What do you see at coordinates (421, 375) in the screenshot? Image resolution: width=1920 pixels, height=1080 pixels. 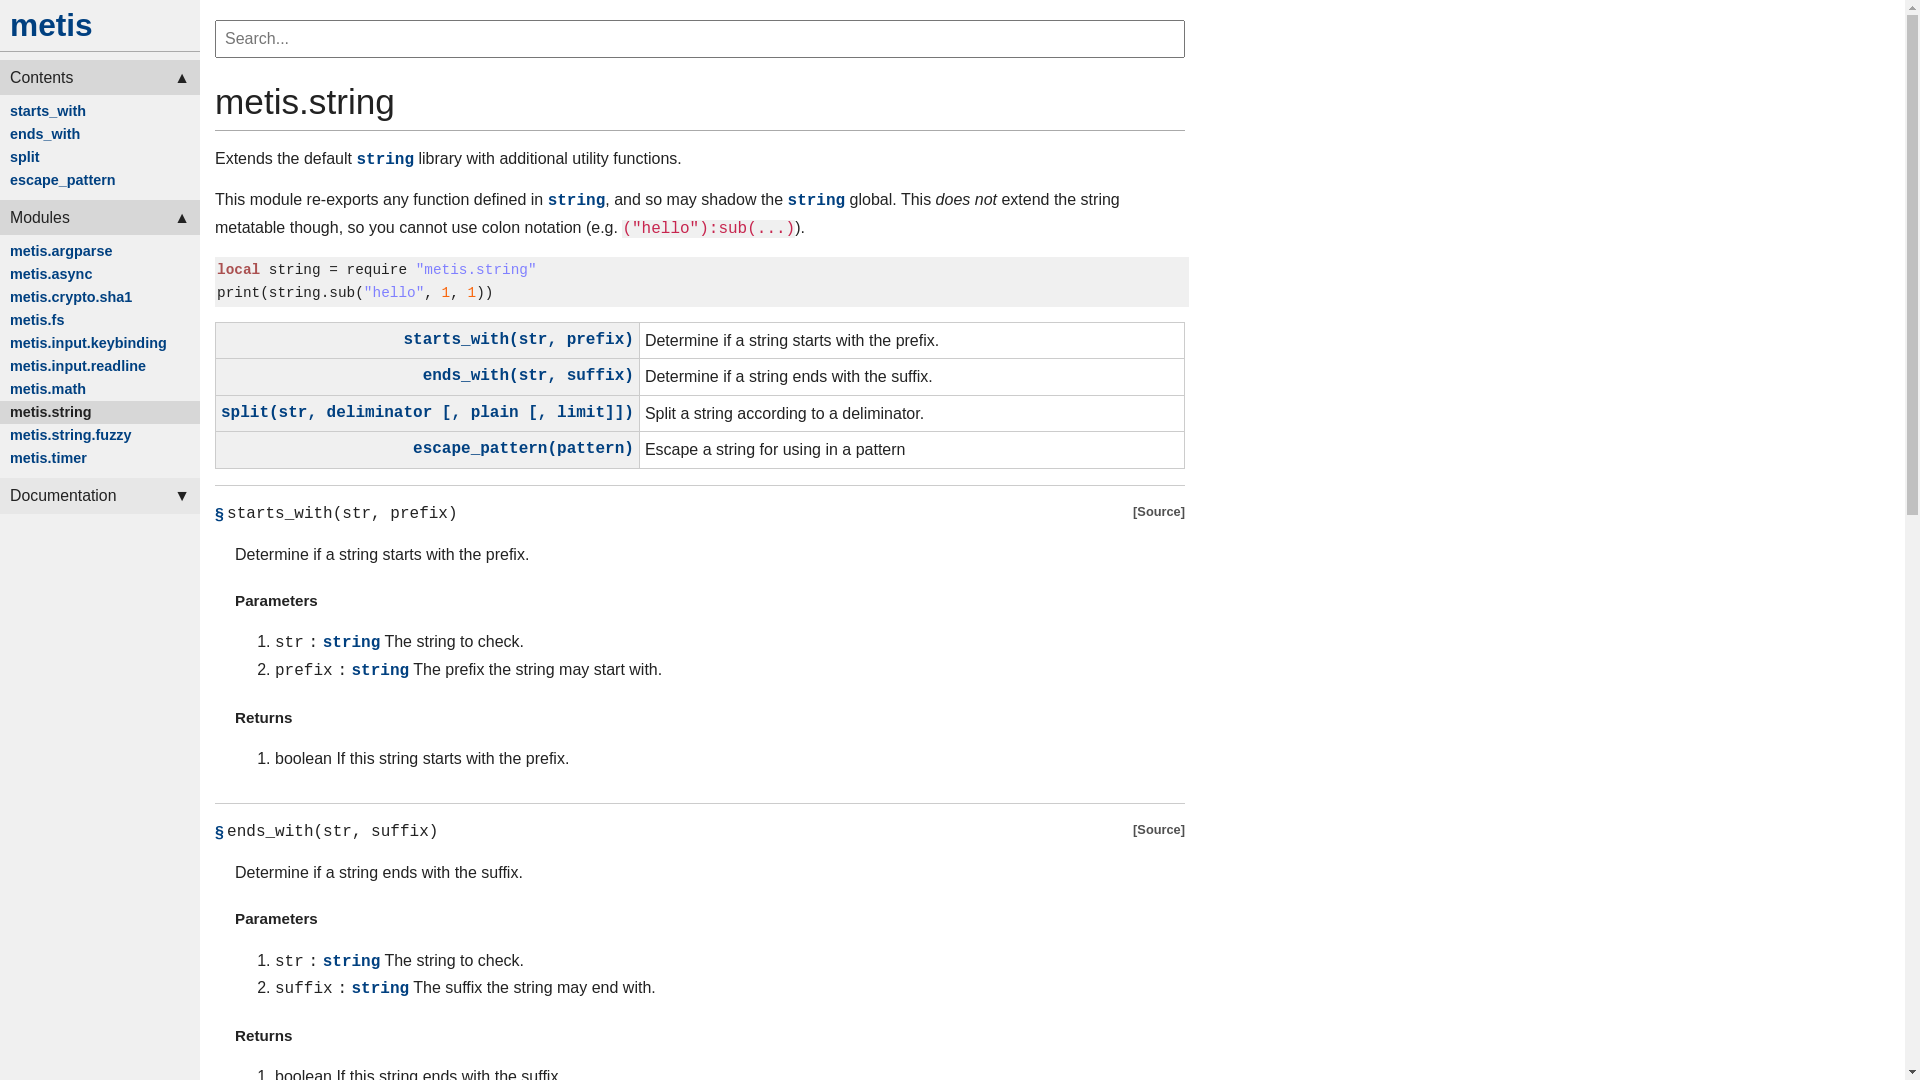 I see `'ends_with(str, suffix)'` at bounding box center [421, 375].